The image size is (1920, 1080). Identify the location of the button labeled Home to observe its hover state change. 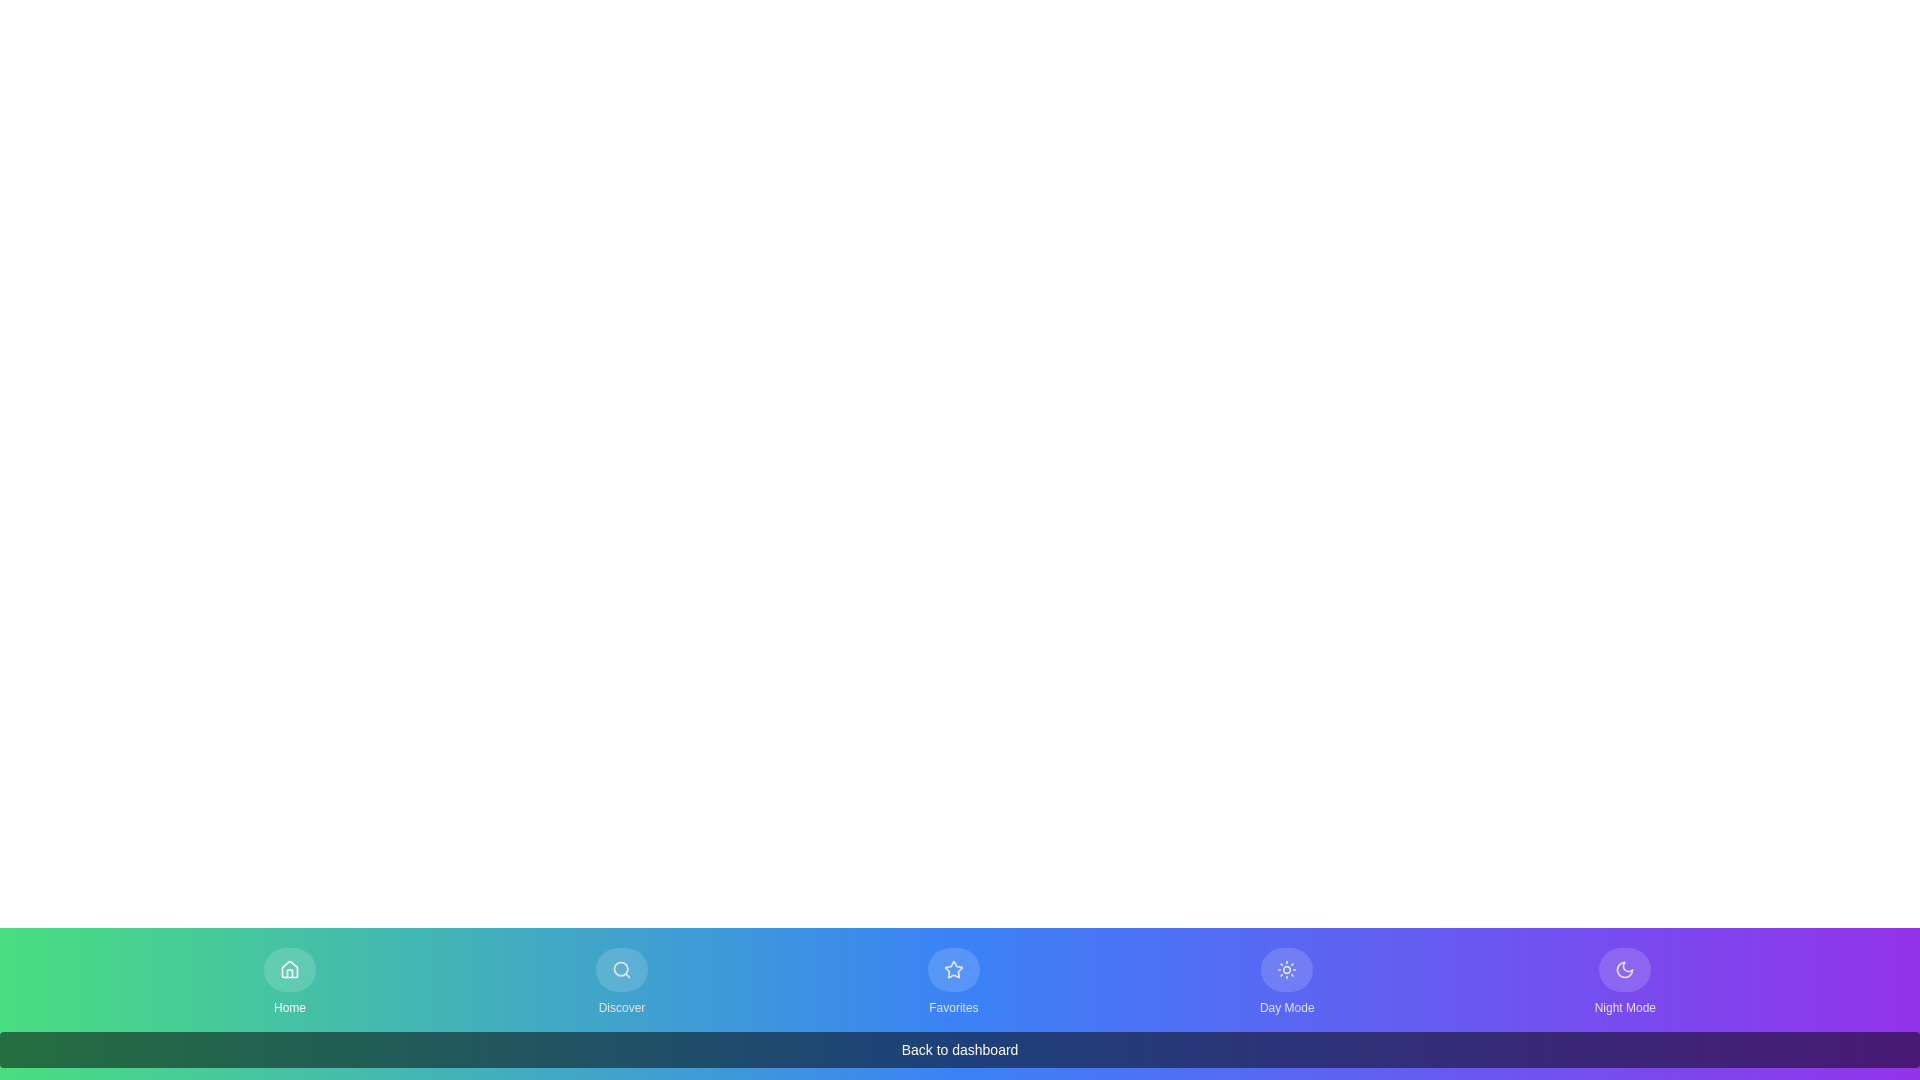
(288, 981).